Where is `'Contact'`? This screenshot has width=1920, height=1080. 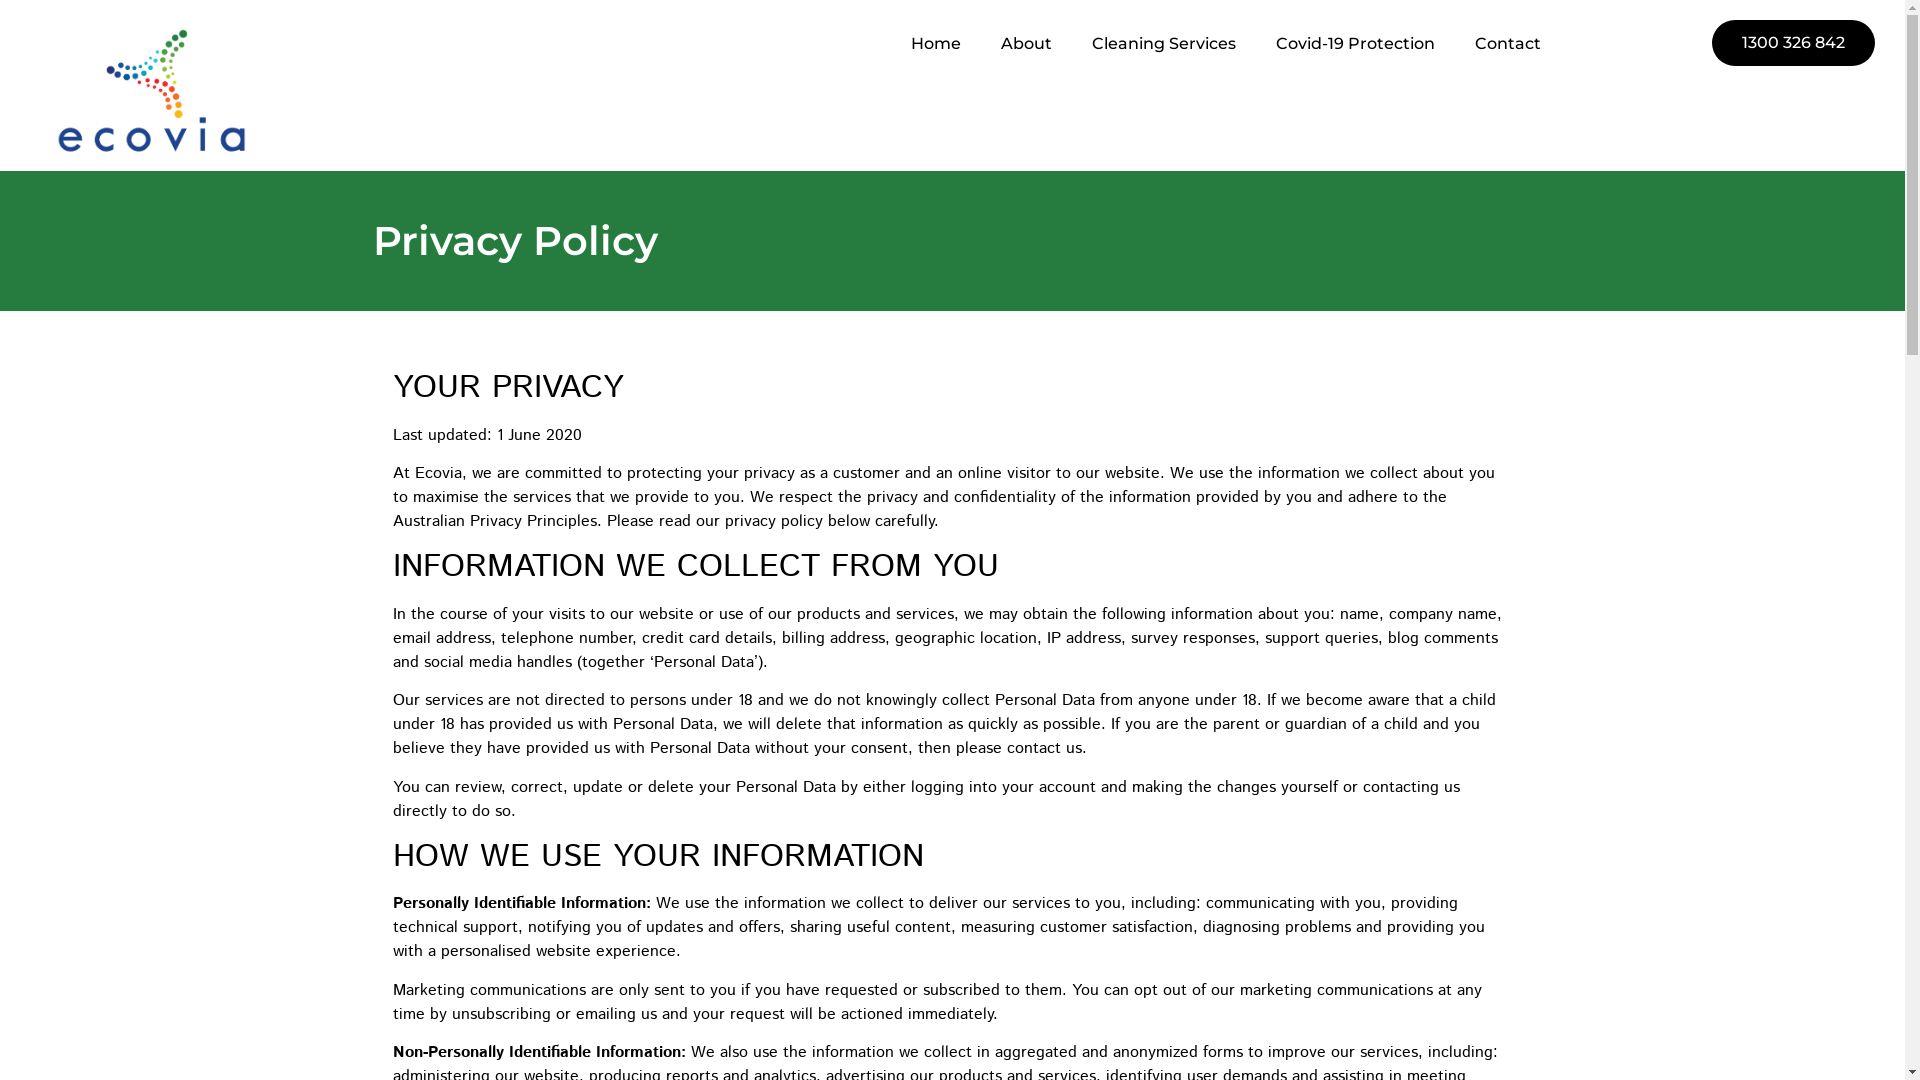
'Contact' is located at coordinates (1507, 43).